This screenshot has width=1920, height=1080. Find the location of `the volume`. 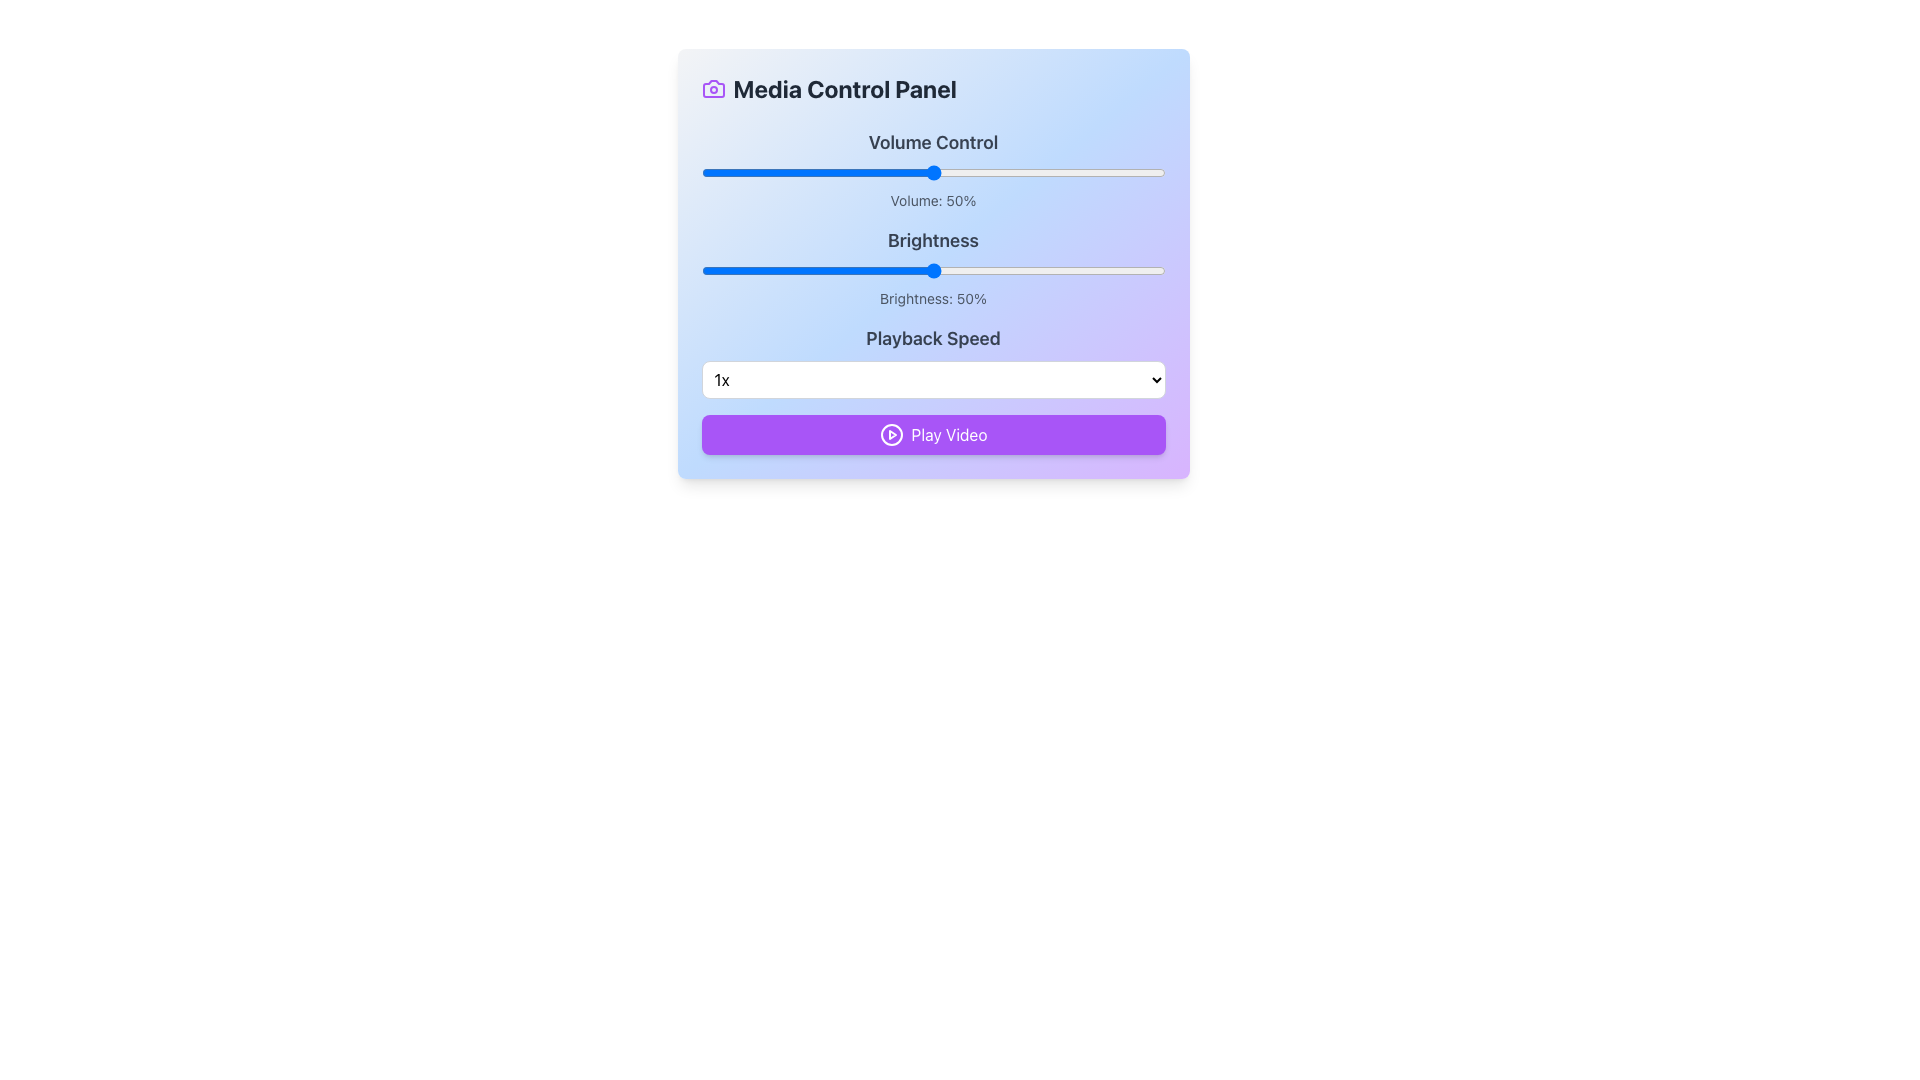

the volume is located at coordinates (770, 172).